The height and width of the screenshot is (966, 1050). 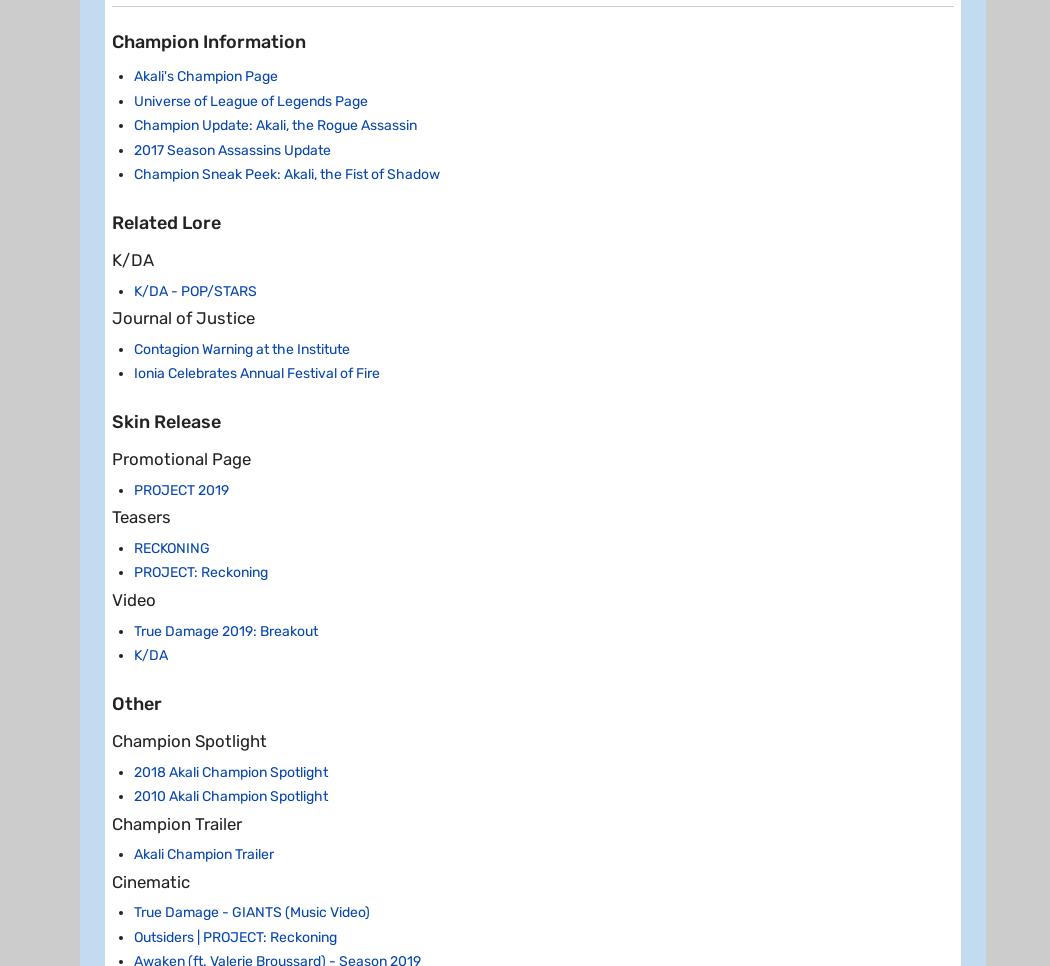 I want to click on 'Champion Spotlight', so click(x=218, y=295).